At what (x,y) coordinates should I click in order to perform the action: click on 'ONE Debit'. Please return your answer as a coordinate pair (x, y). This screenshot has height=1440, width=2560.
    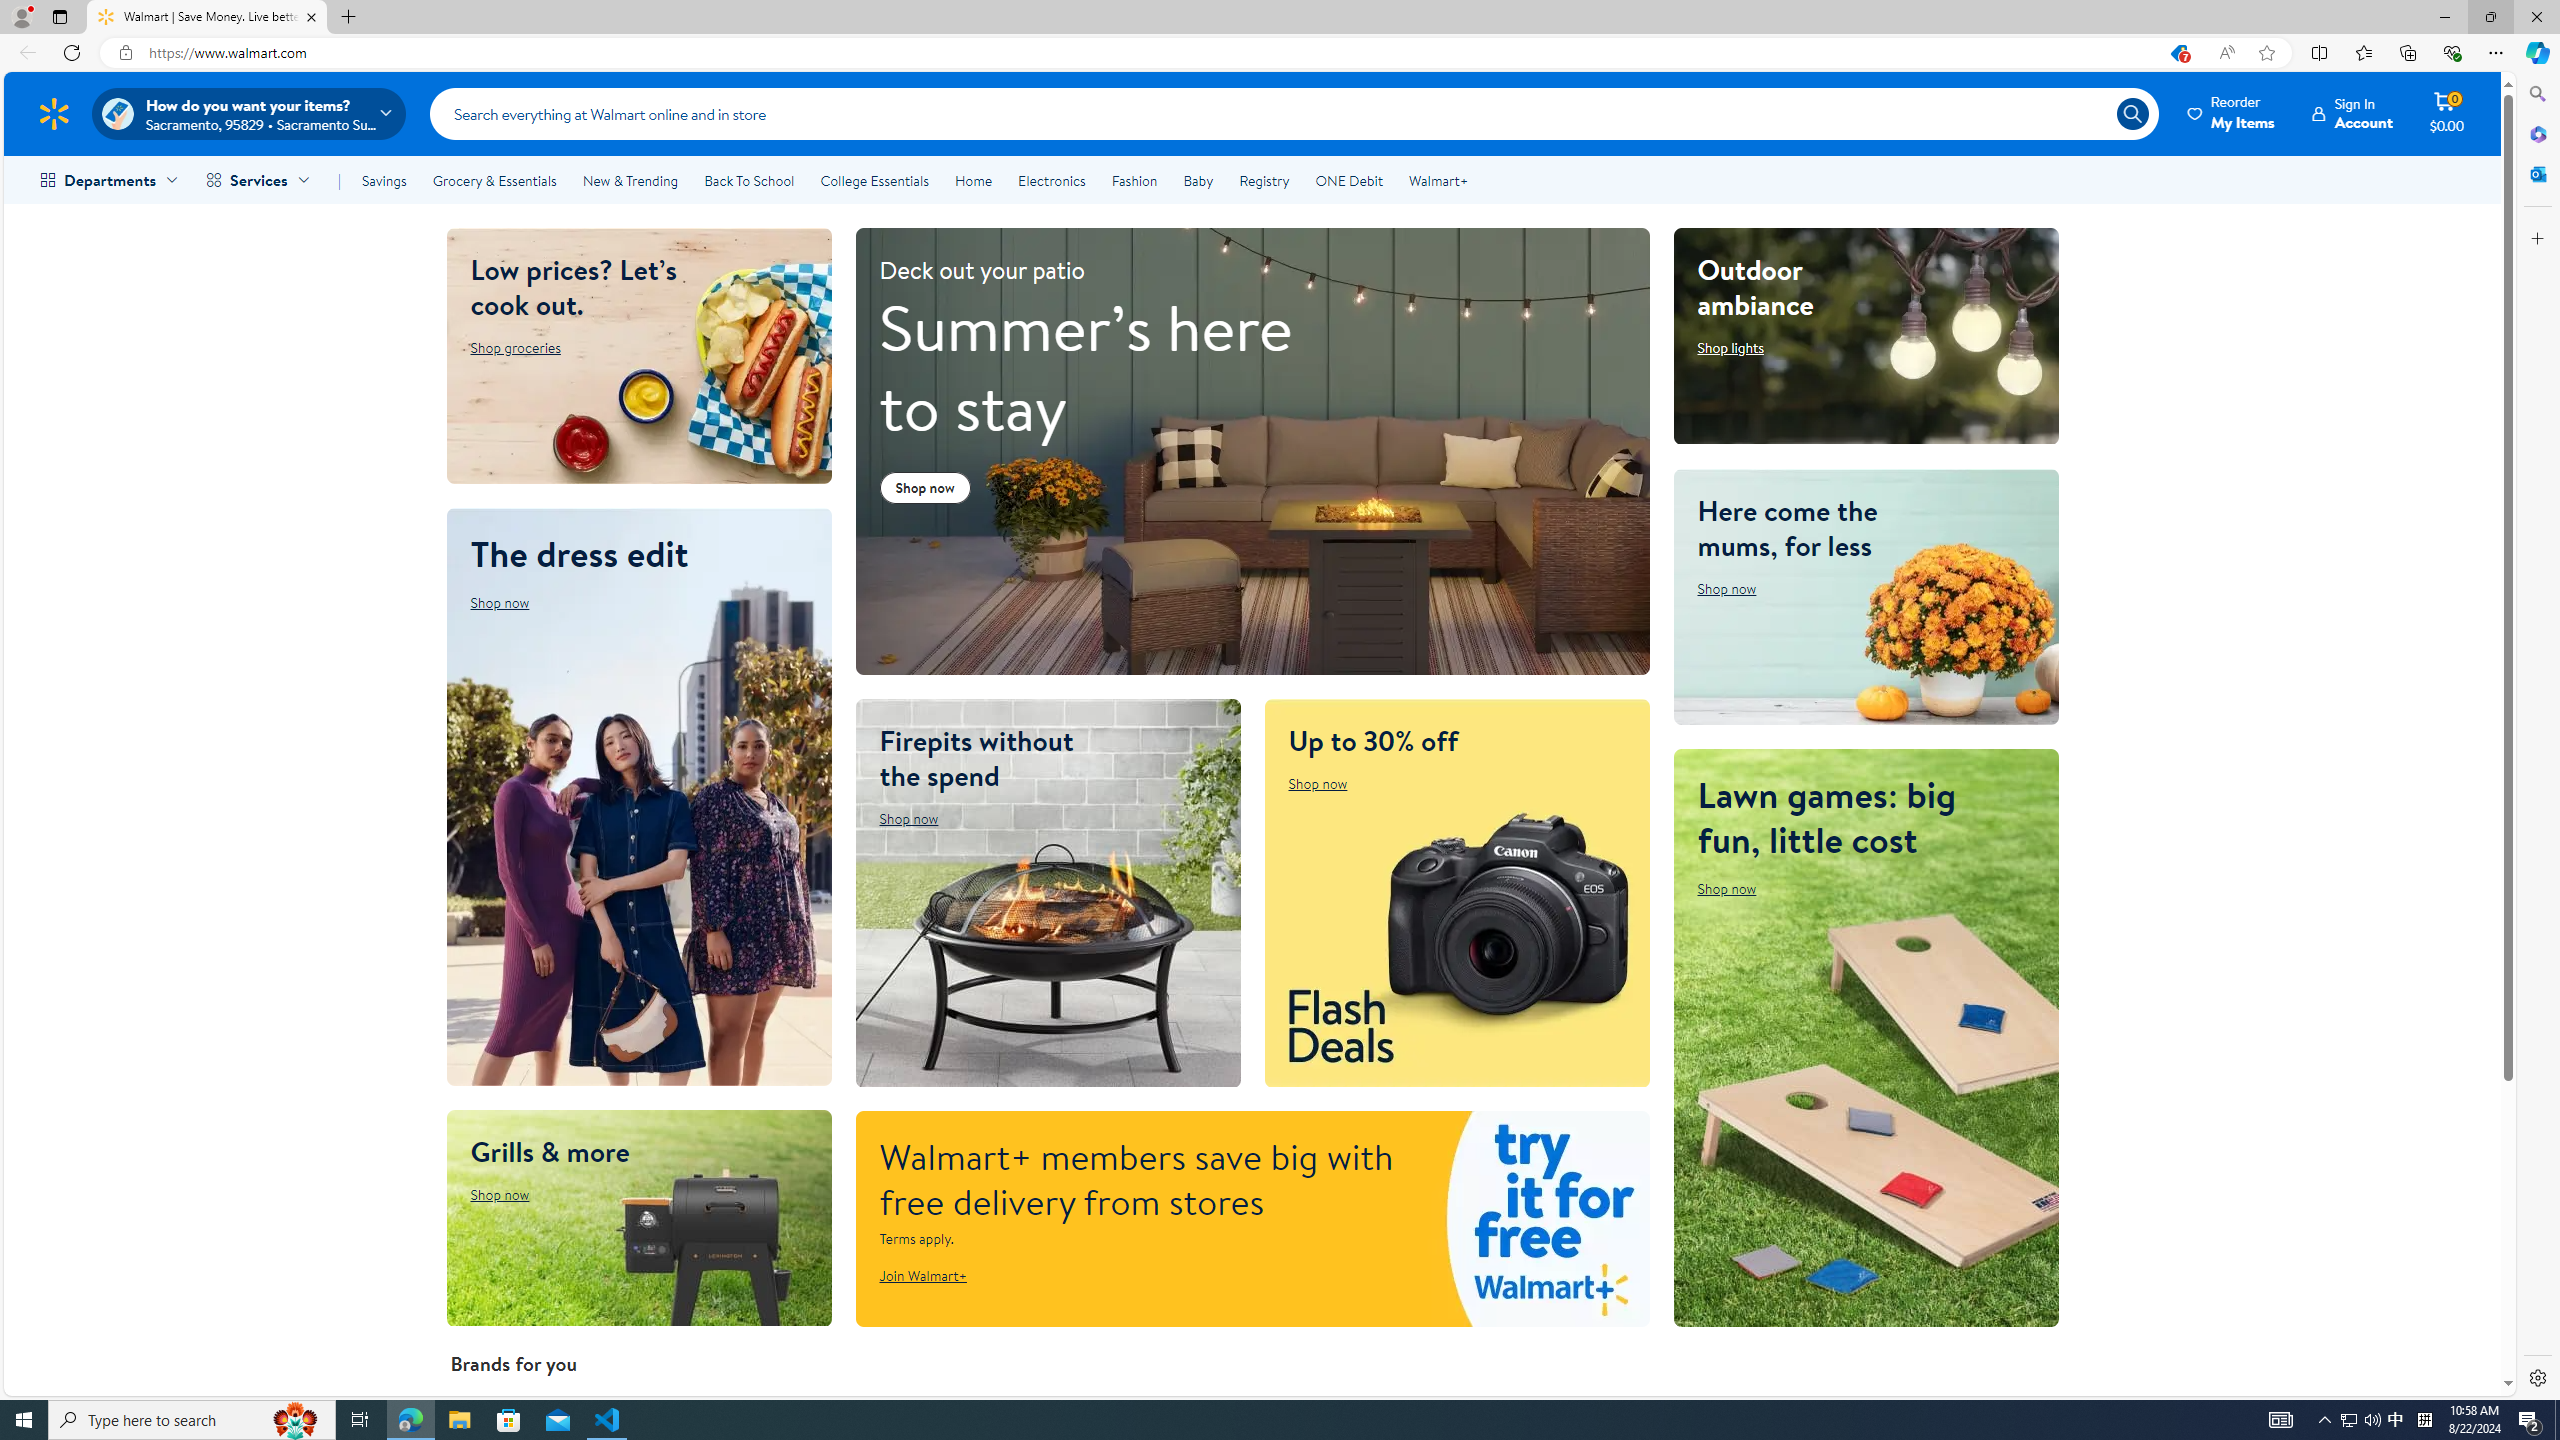
    Looking at the image, I should click on (1349, 180).